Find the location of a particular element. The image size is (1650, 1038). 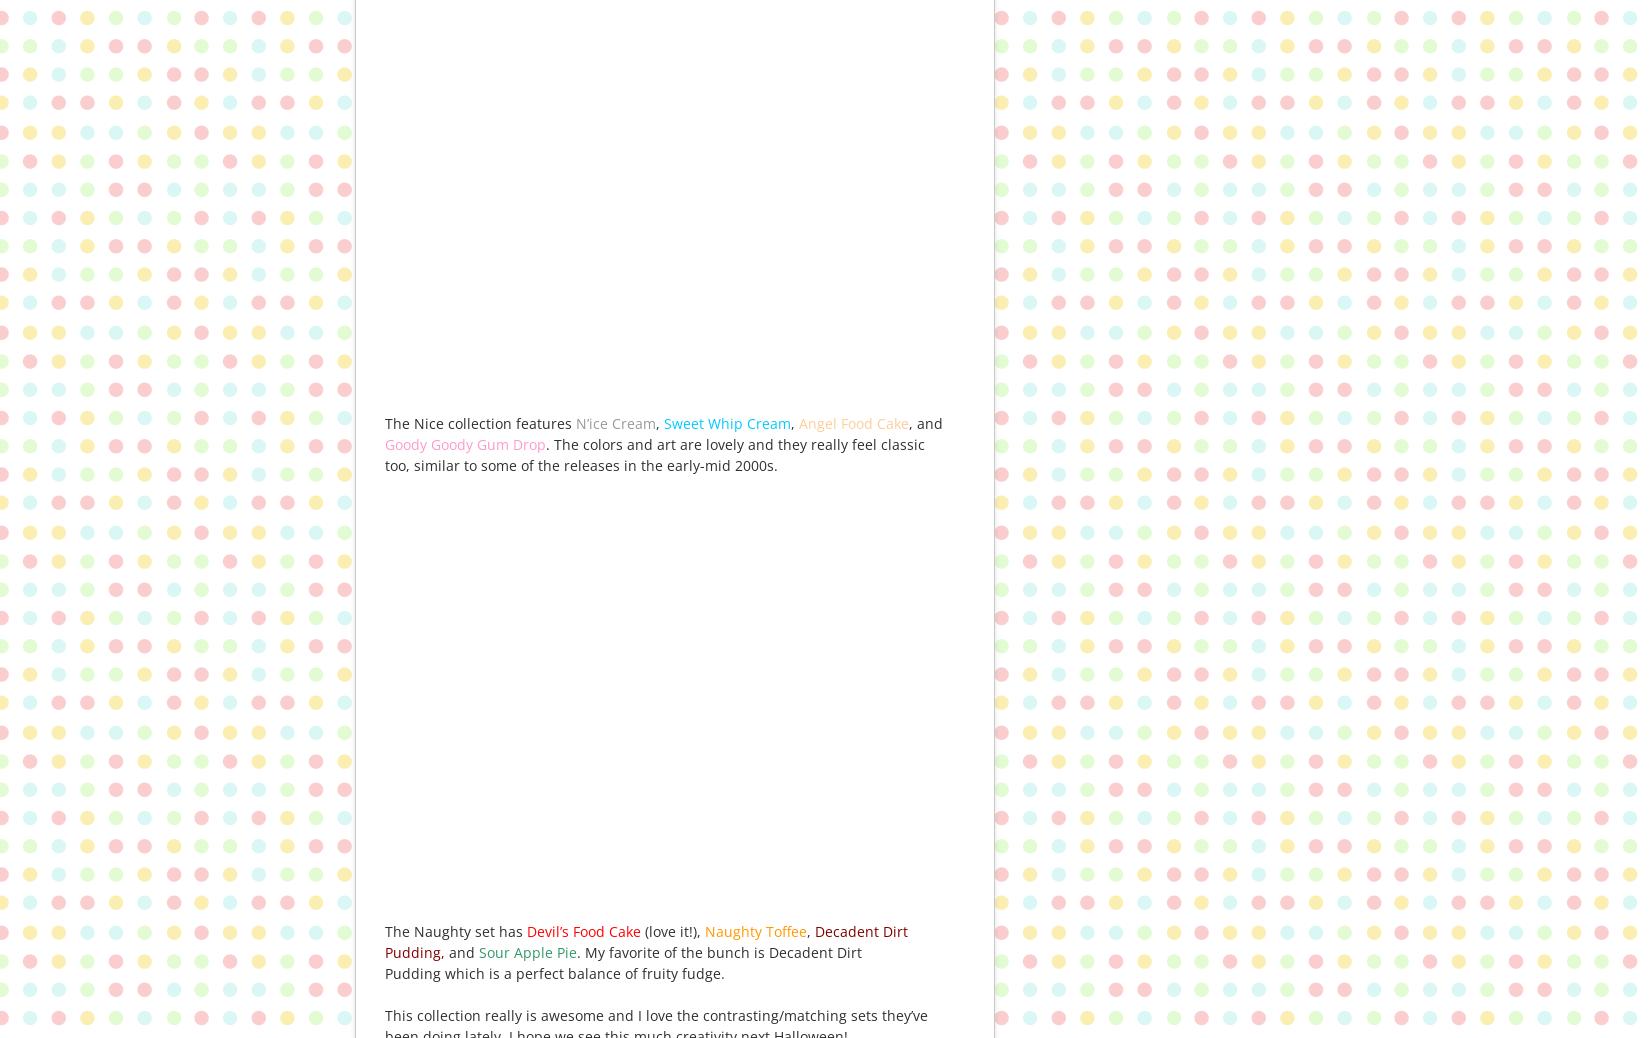

'(love it!),' is located at coordinates (672, 931).